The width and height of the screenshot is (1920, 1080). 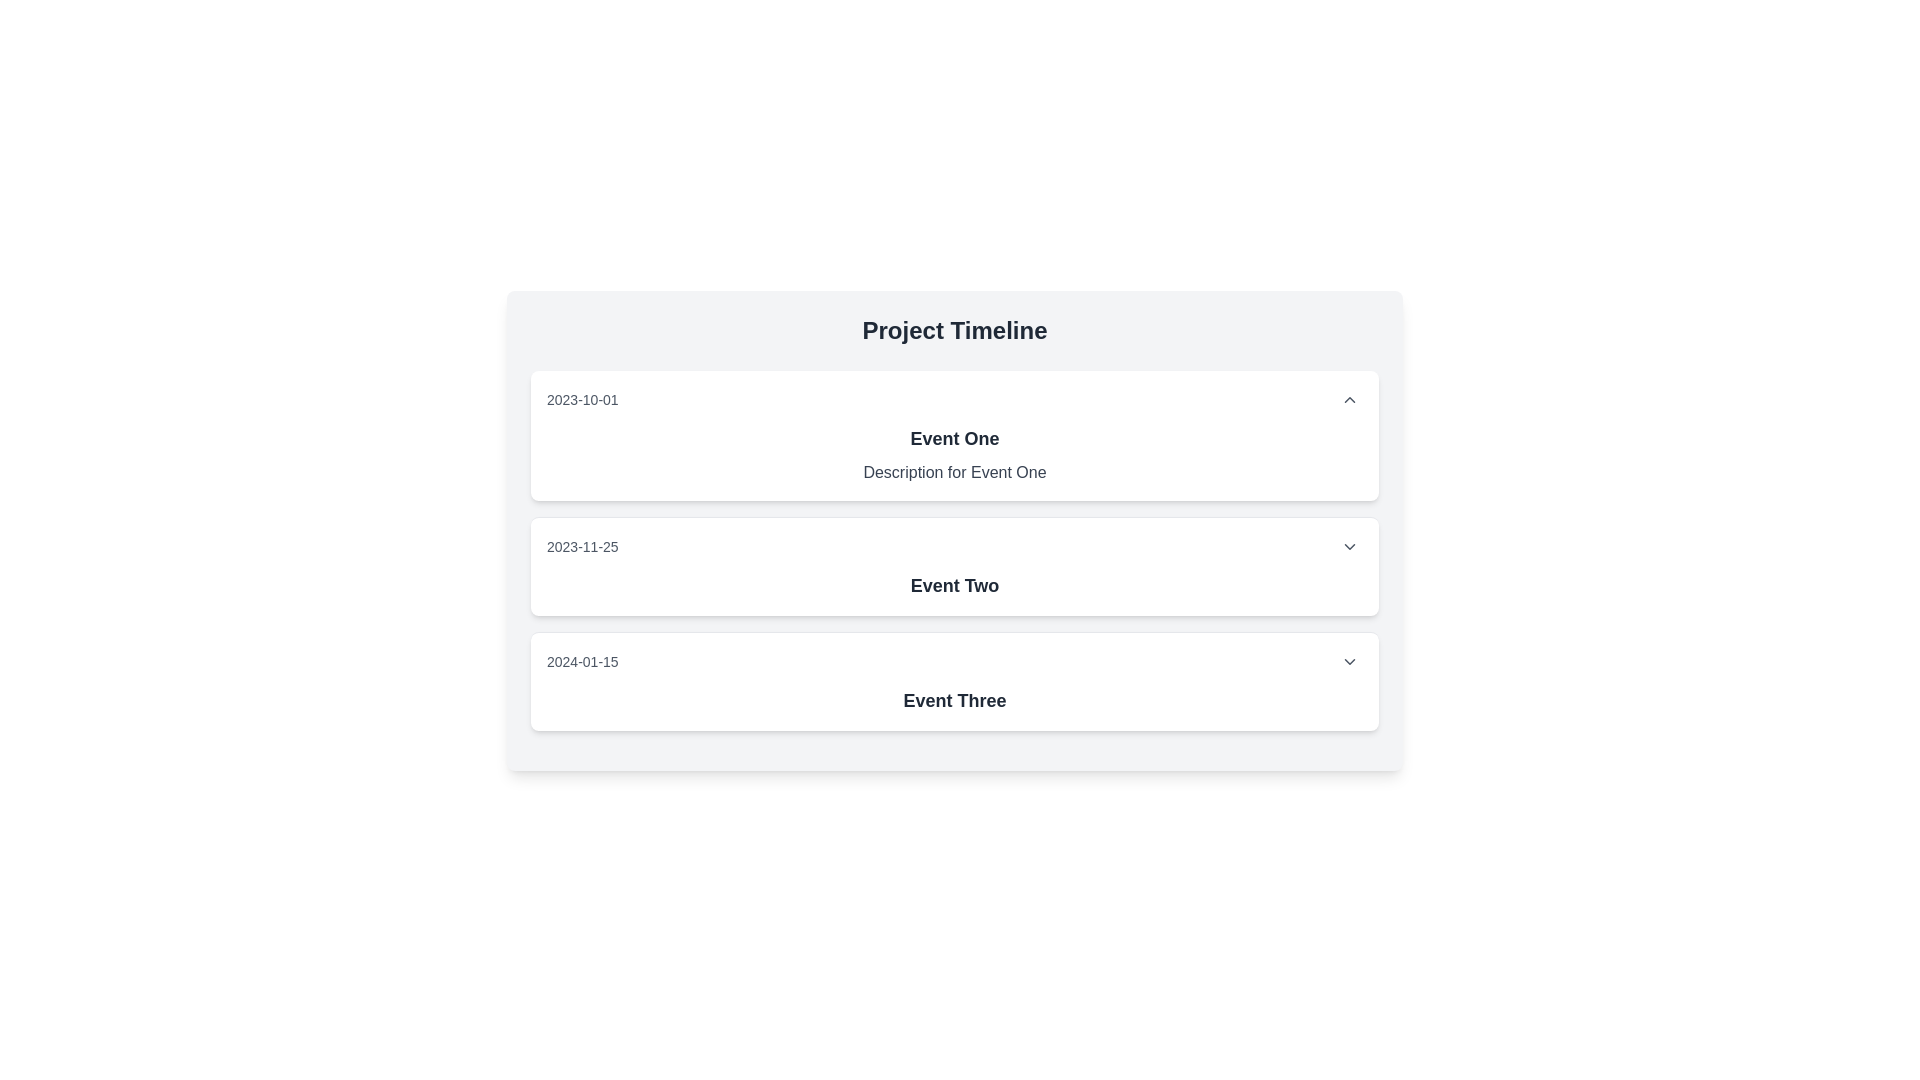 What do you see at coordinates (954, 547) in the screenshot?
I see `the selectable item displaying the date for 'Event Two'` at bounding box center [954, 547].